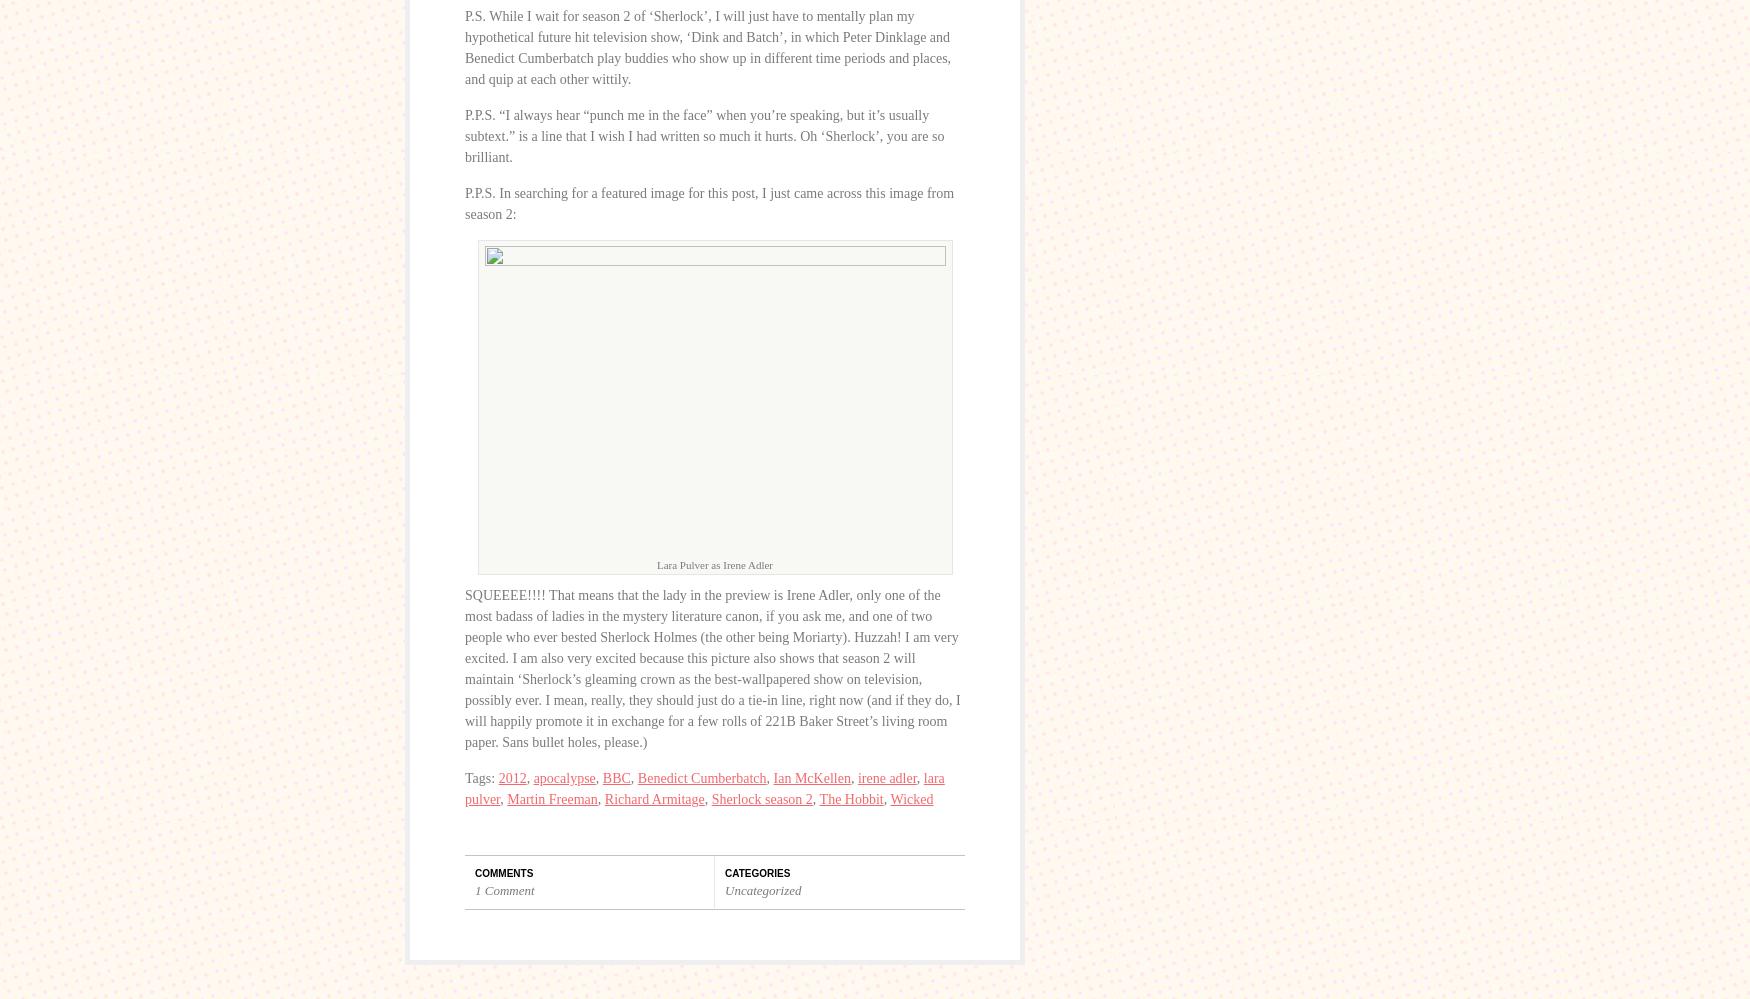  Describe the element at coordinates (616, 778) in the screenshot. I see `'BBC'` at that location.